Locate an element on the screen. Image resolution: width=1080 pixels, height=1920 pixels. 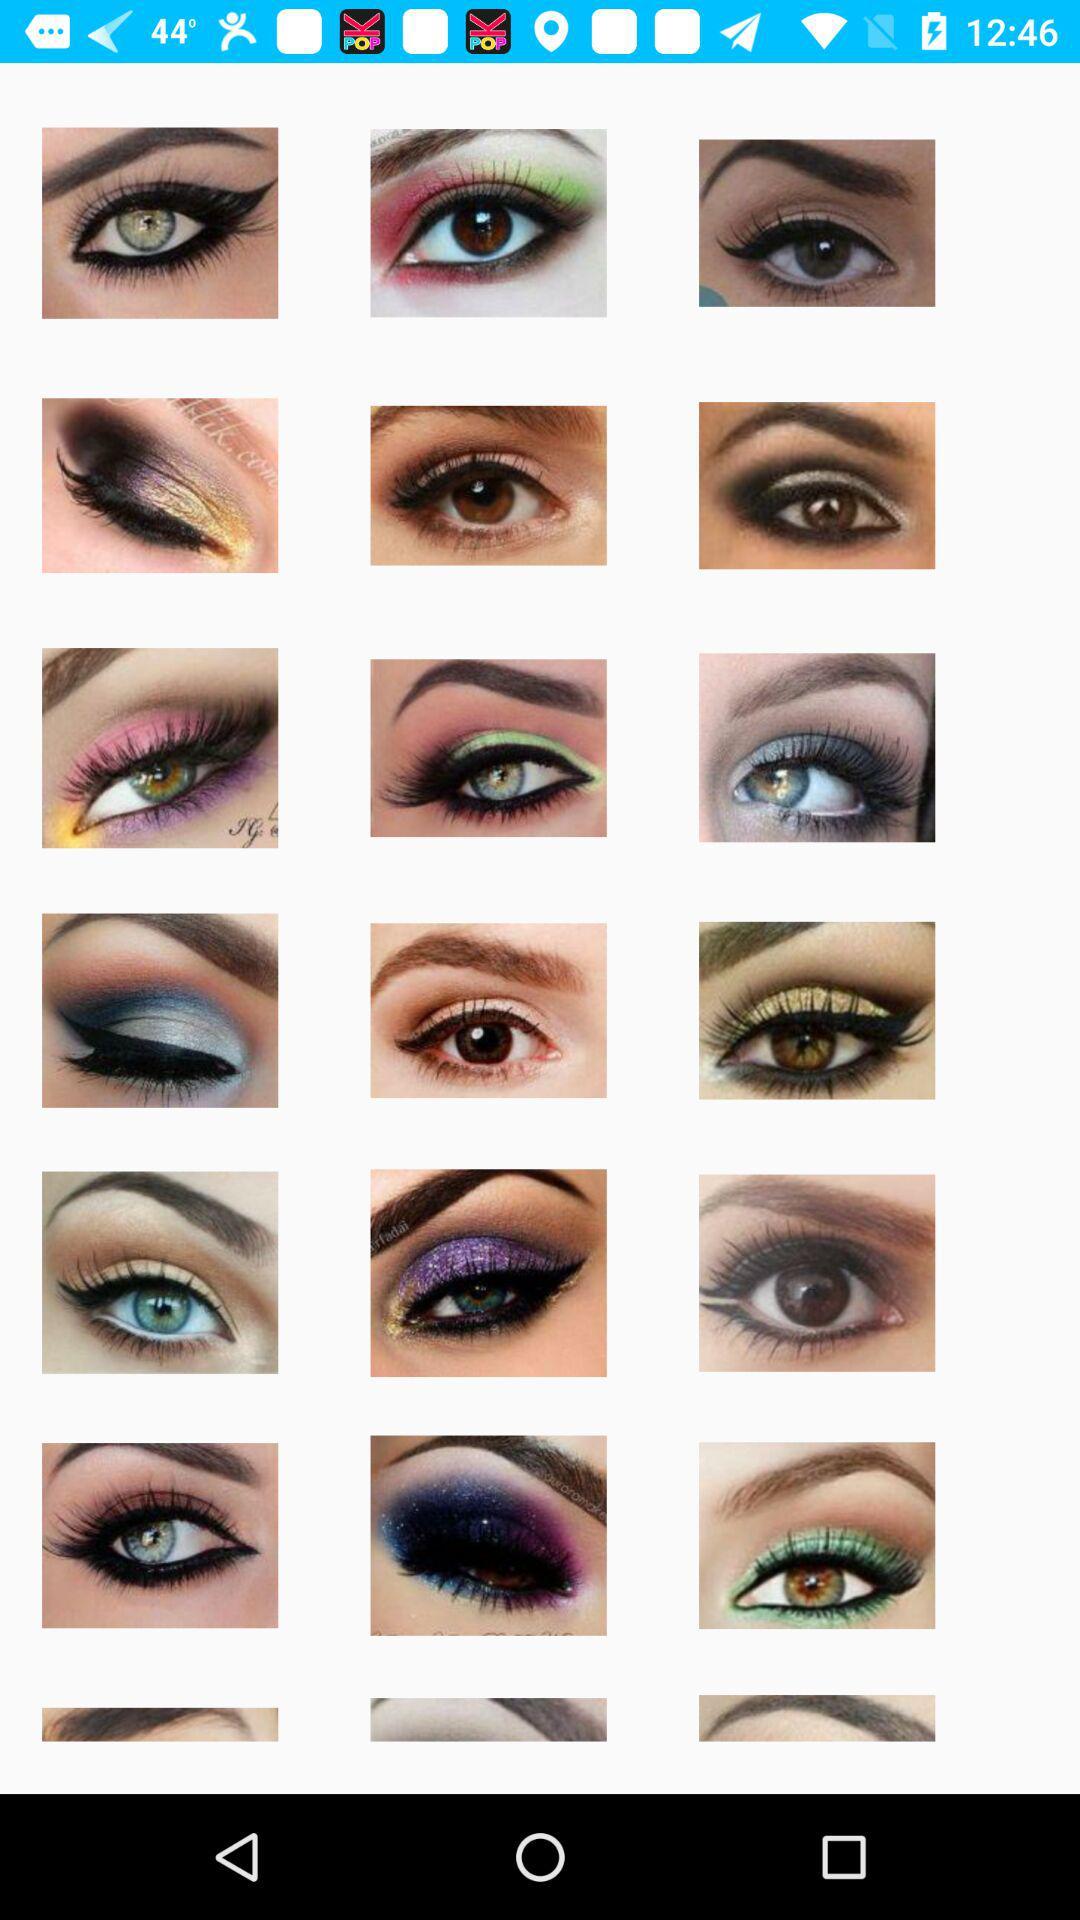
the first image is located at coordinates (158, 222).